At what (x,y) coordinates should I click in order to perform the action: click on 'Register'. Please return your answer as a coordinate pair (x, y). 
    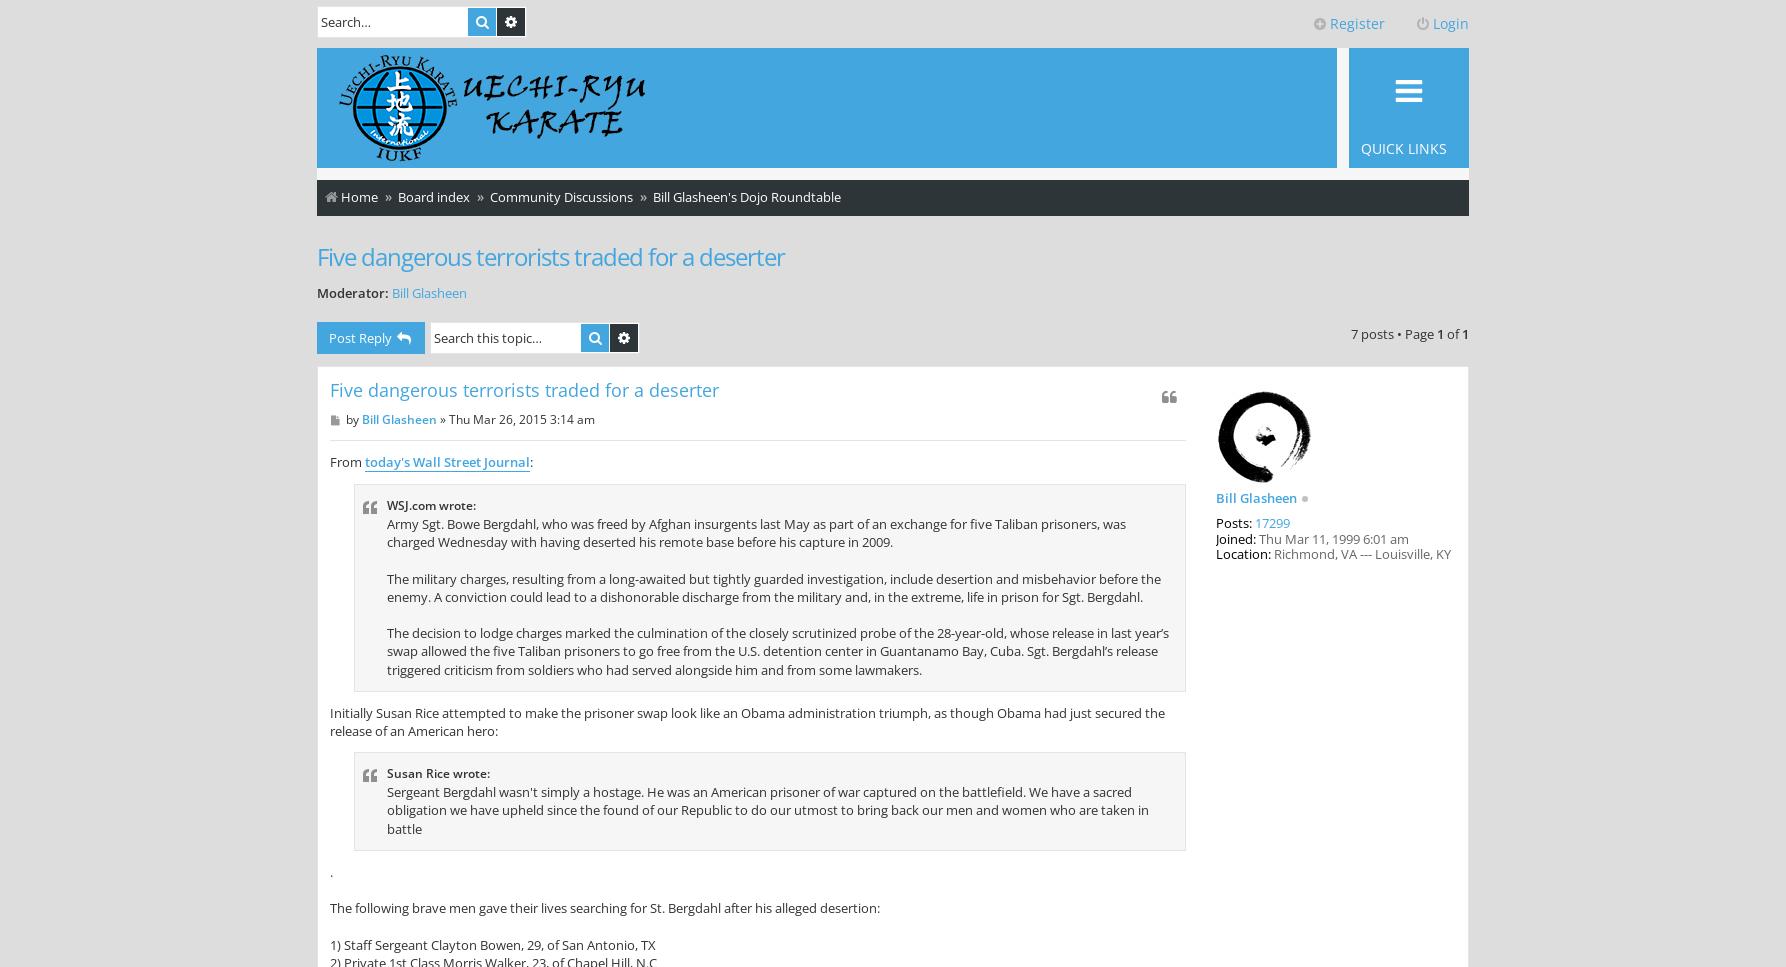
    Looking at the image, I should click on (1356, 23).